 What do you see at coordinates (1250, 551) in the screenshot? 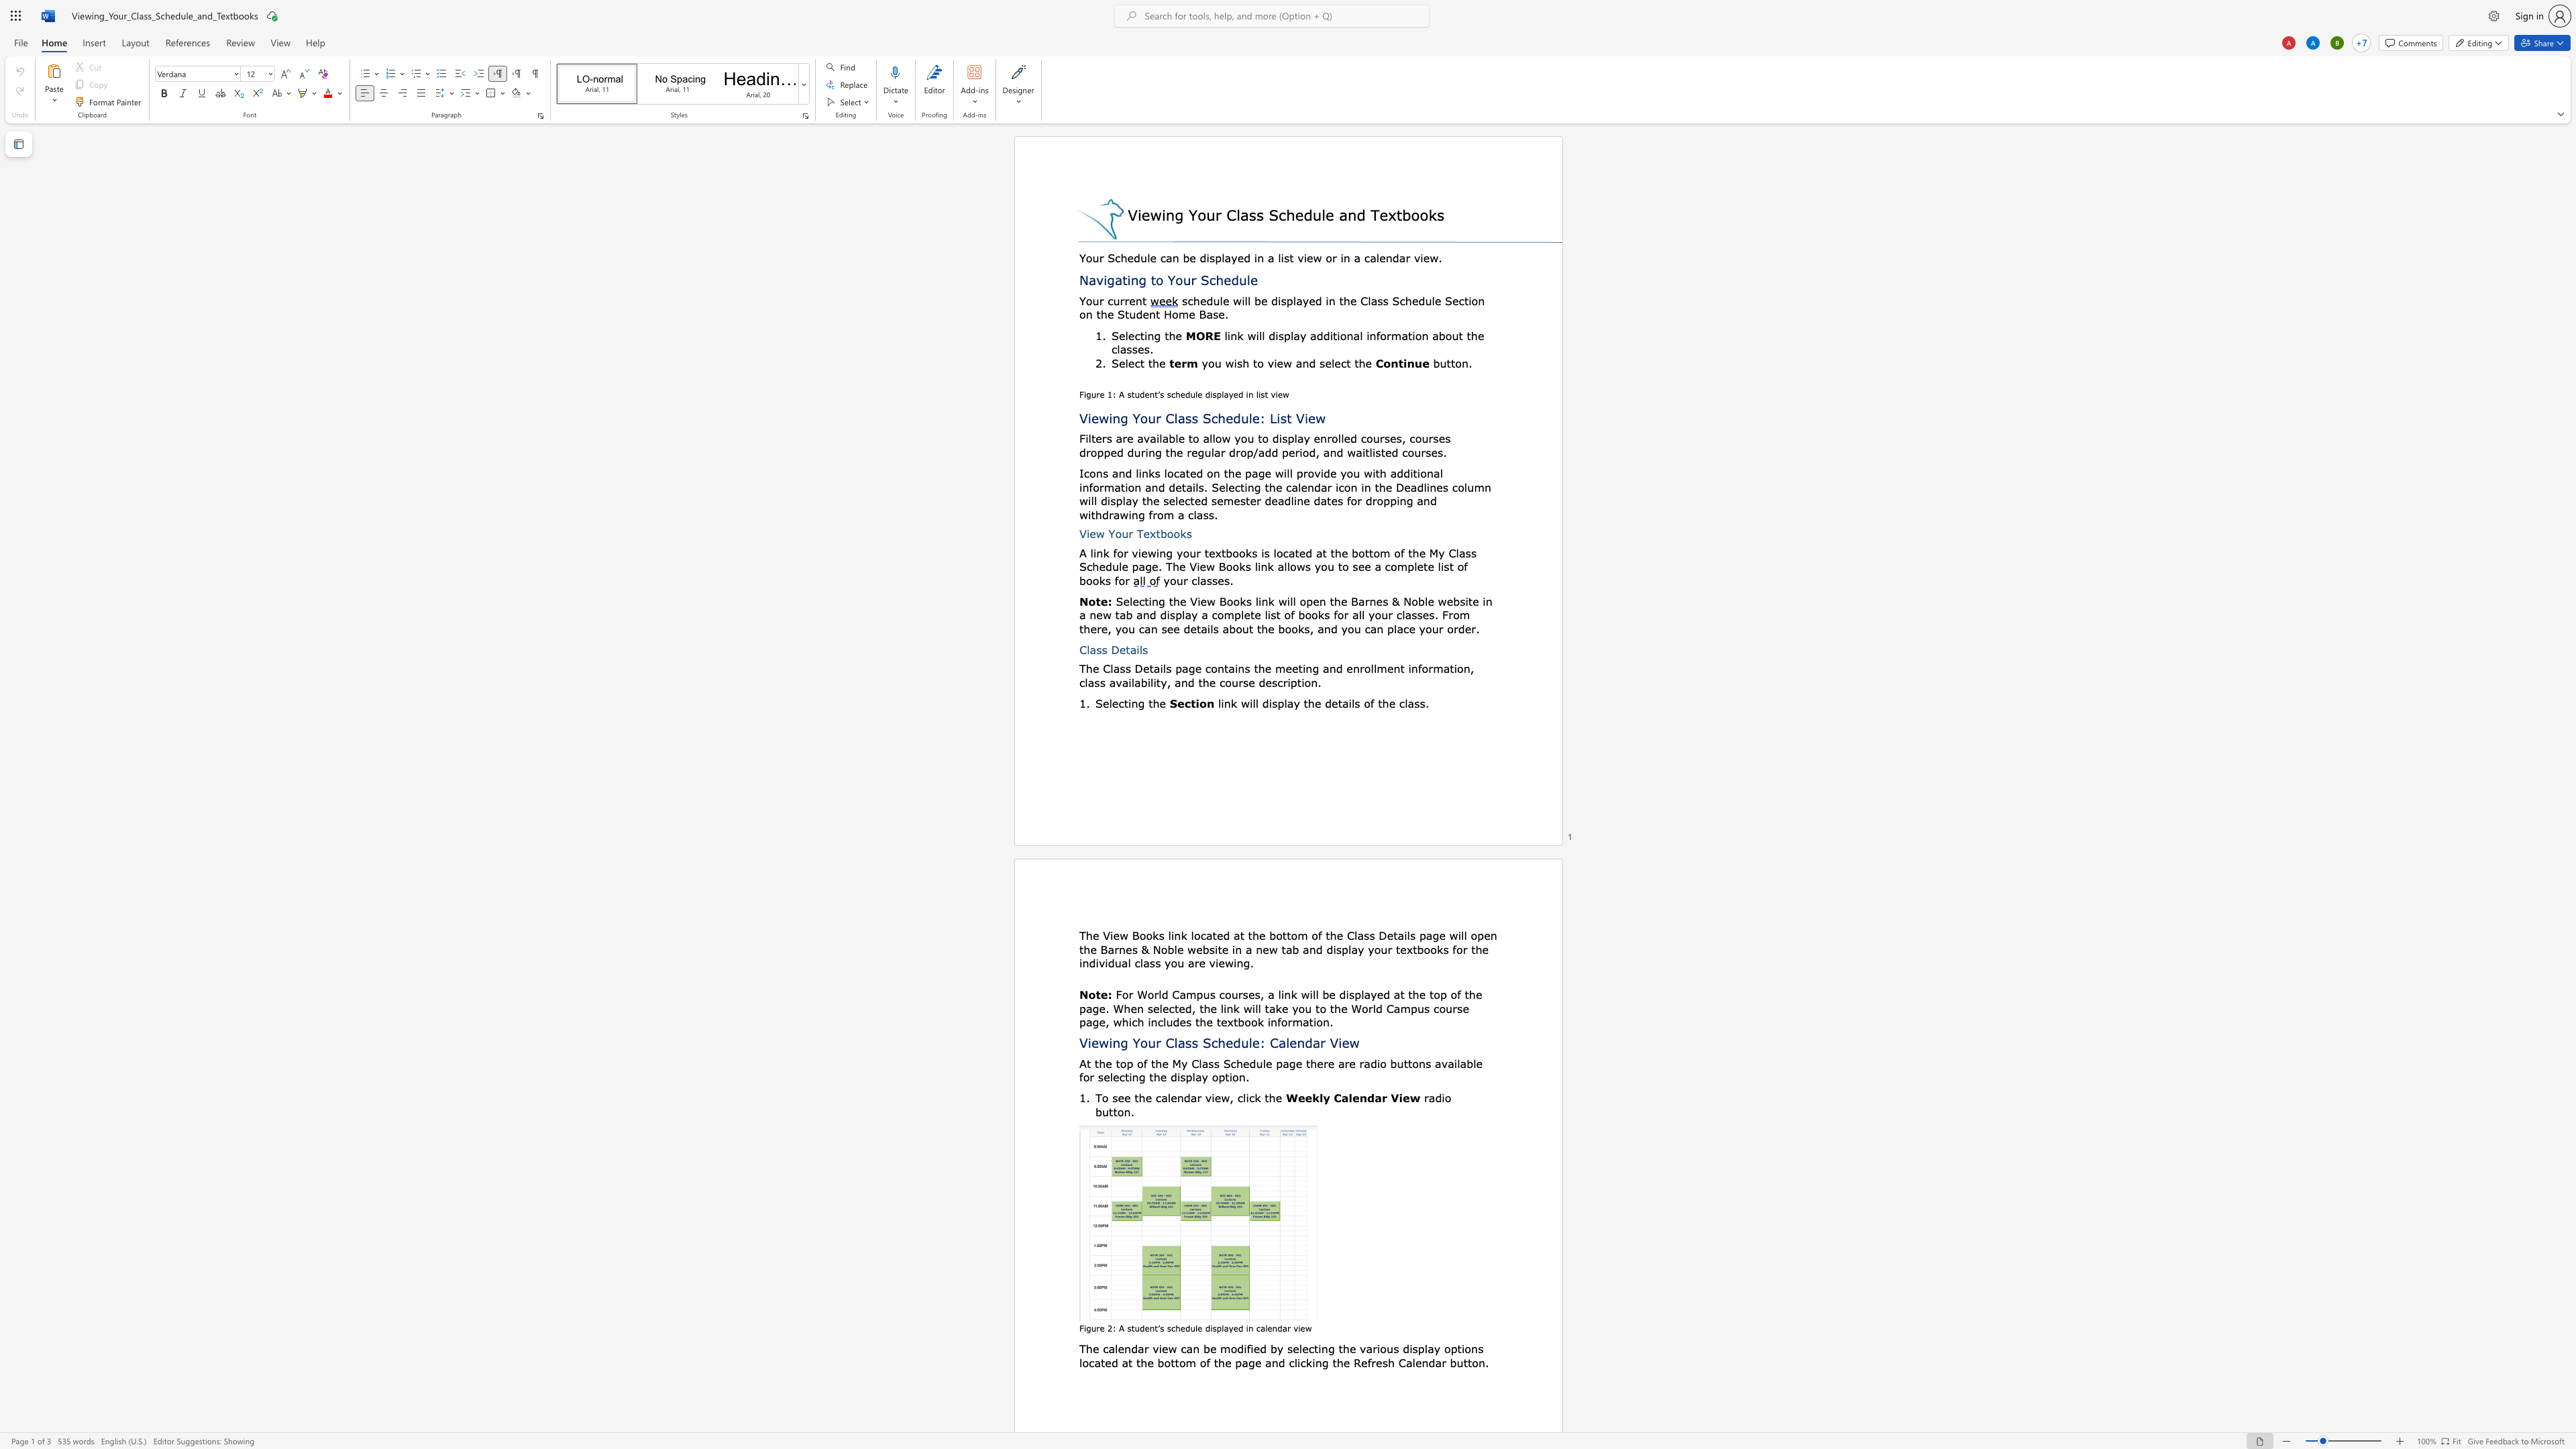
I see `the space between the continuous character "k" and "s" in the text` at bounding box center [1250, 551].